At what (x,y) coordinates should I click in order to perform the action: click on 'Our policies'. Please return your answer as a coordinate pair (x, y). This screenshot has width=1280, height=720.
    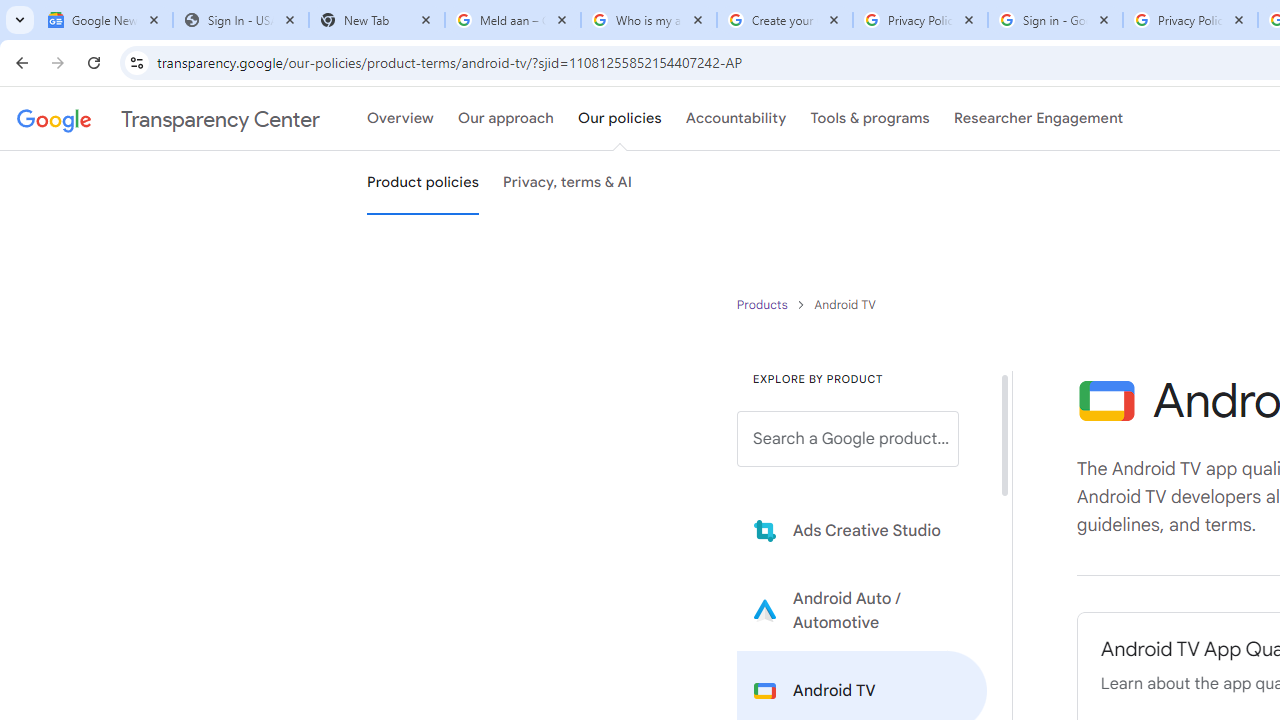
    Looking at the image, I should click on (619, 119).